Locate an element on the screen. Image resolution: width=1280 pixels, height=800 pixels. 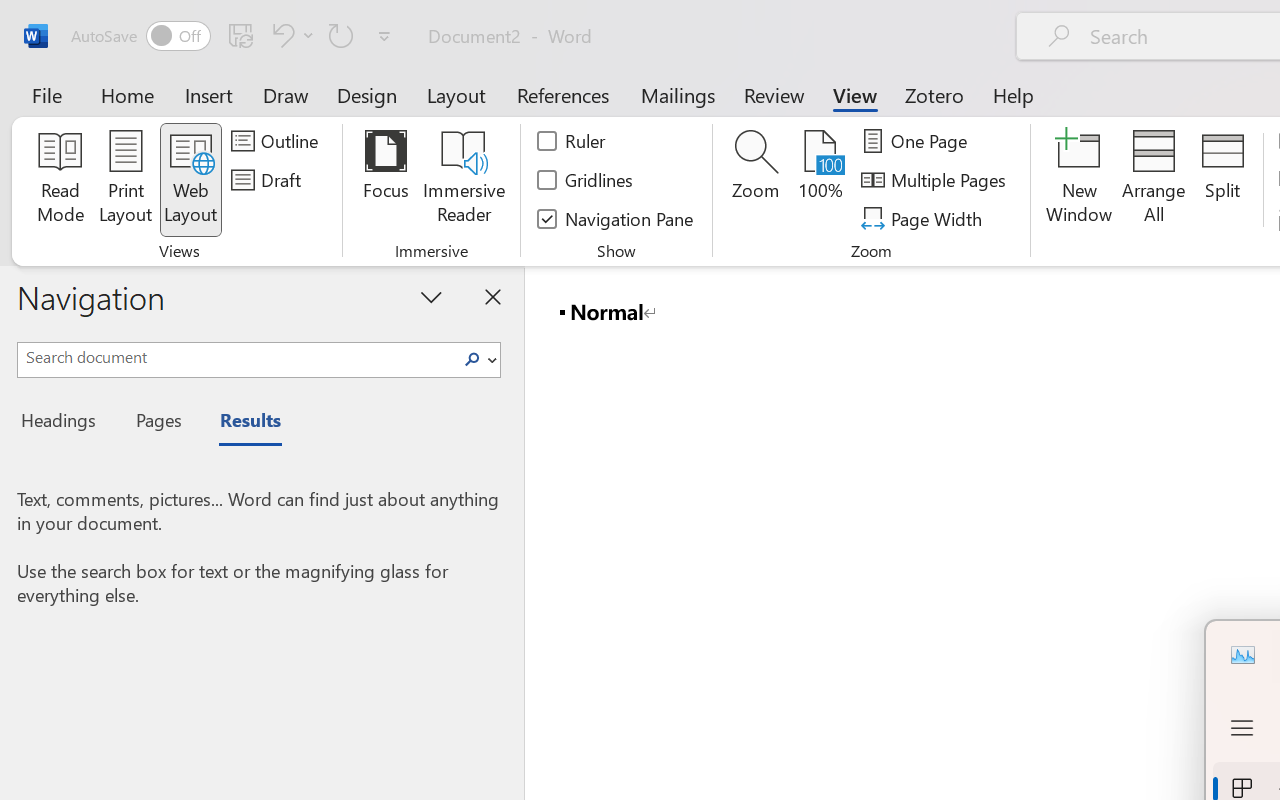
'Search' is located at coordinates (477, 360).